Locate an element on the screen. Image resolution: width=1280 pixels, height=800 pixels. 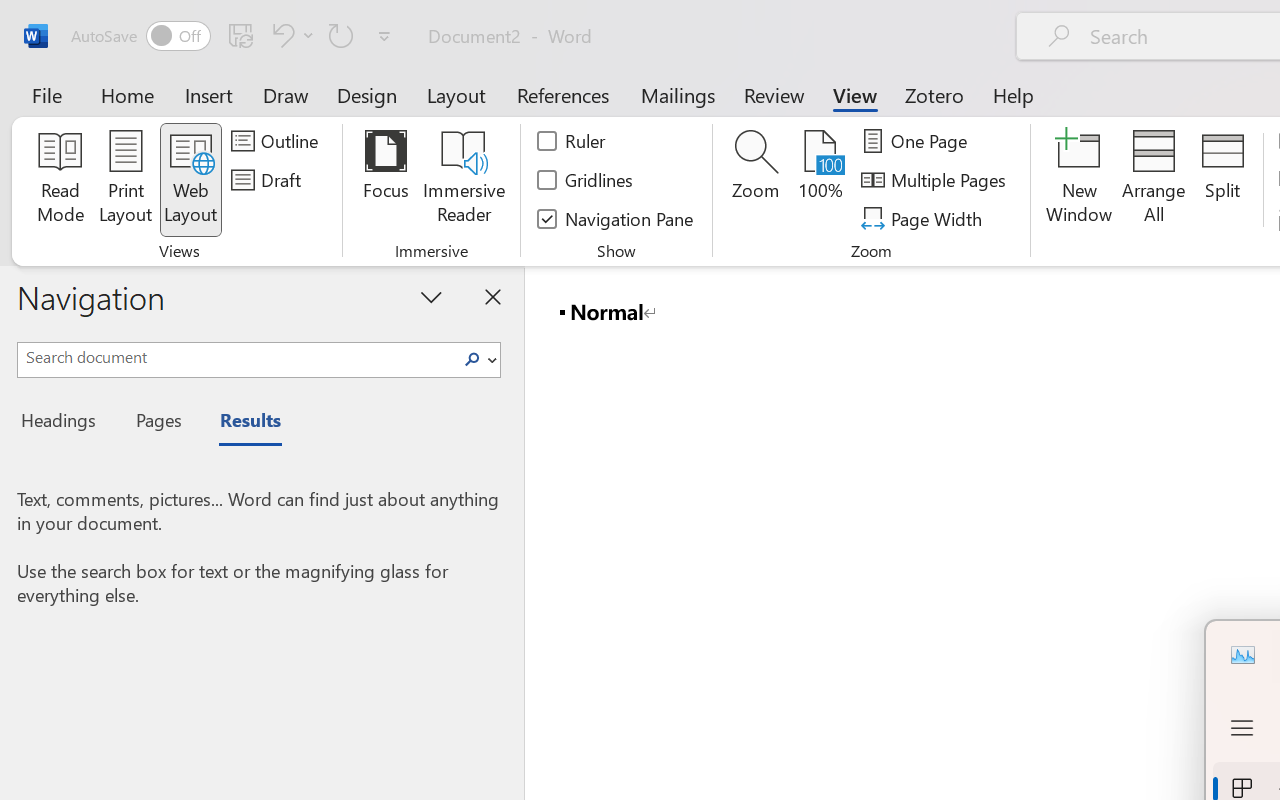
'Search' is located at coordinates (477, 360).